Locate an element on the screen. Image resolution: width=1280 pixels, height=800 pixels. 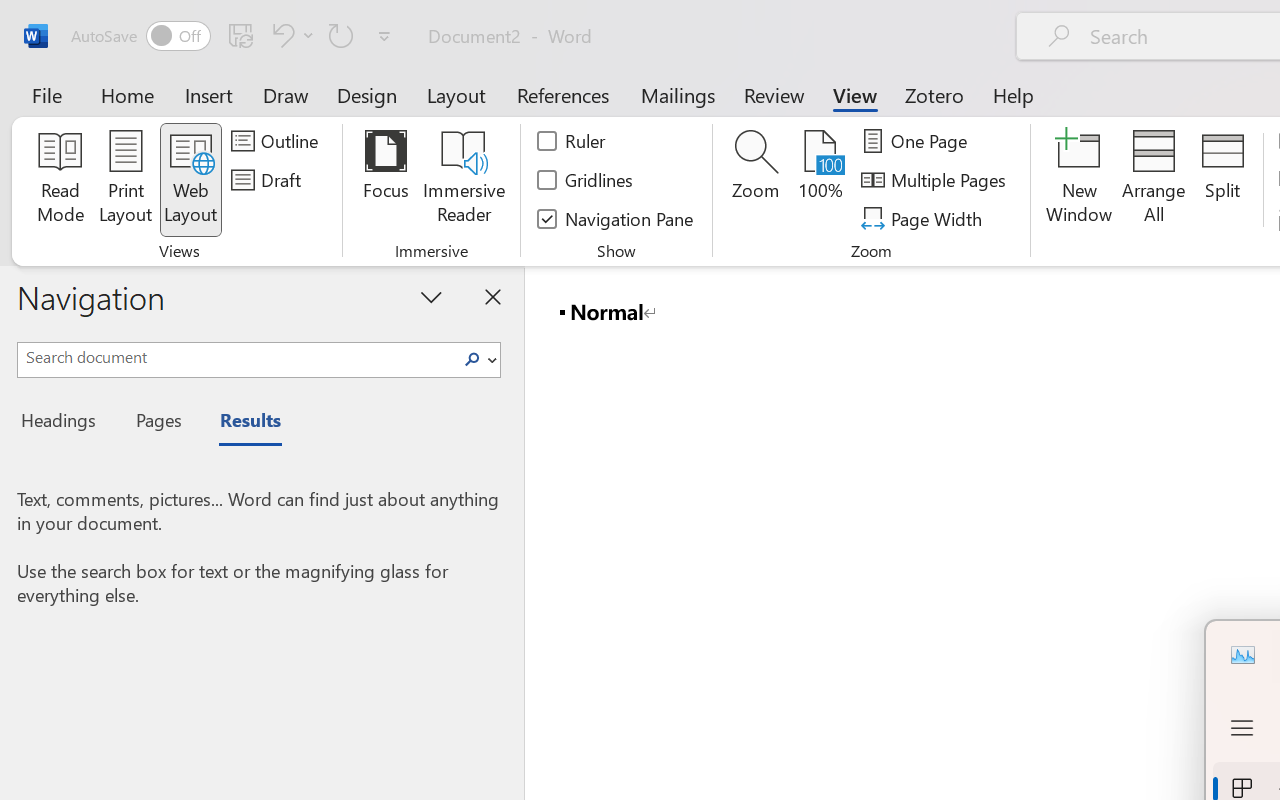
'Search' is located at coordinates (477, 360).